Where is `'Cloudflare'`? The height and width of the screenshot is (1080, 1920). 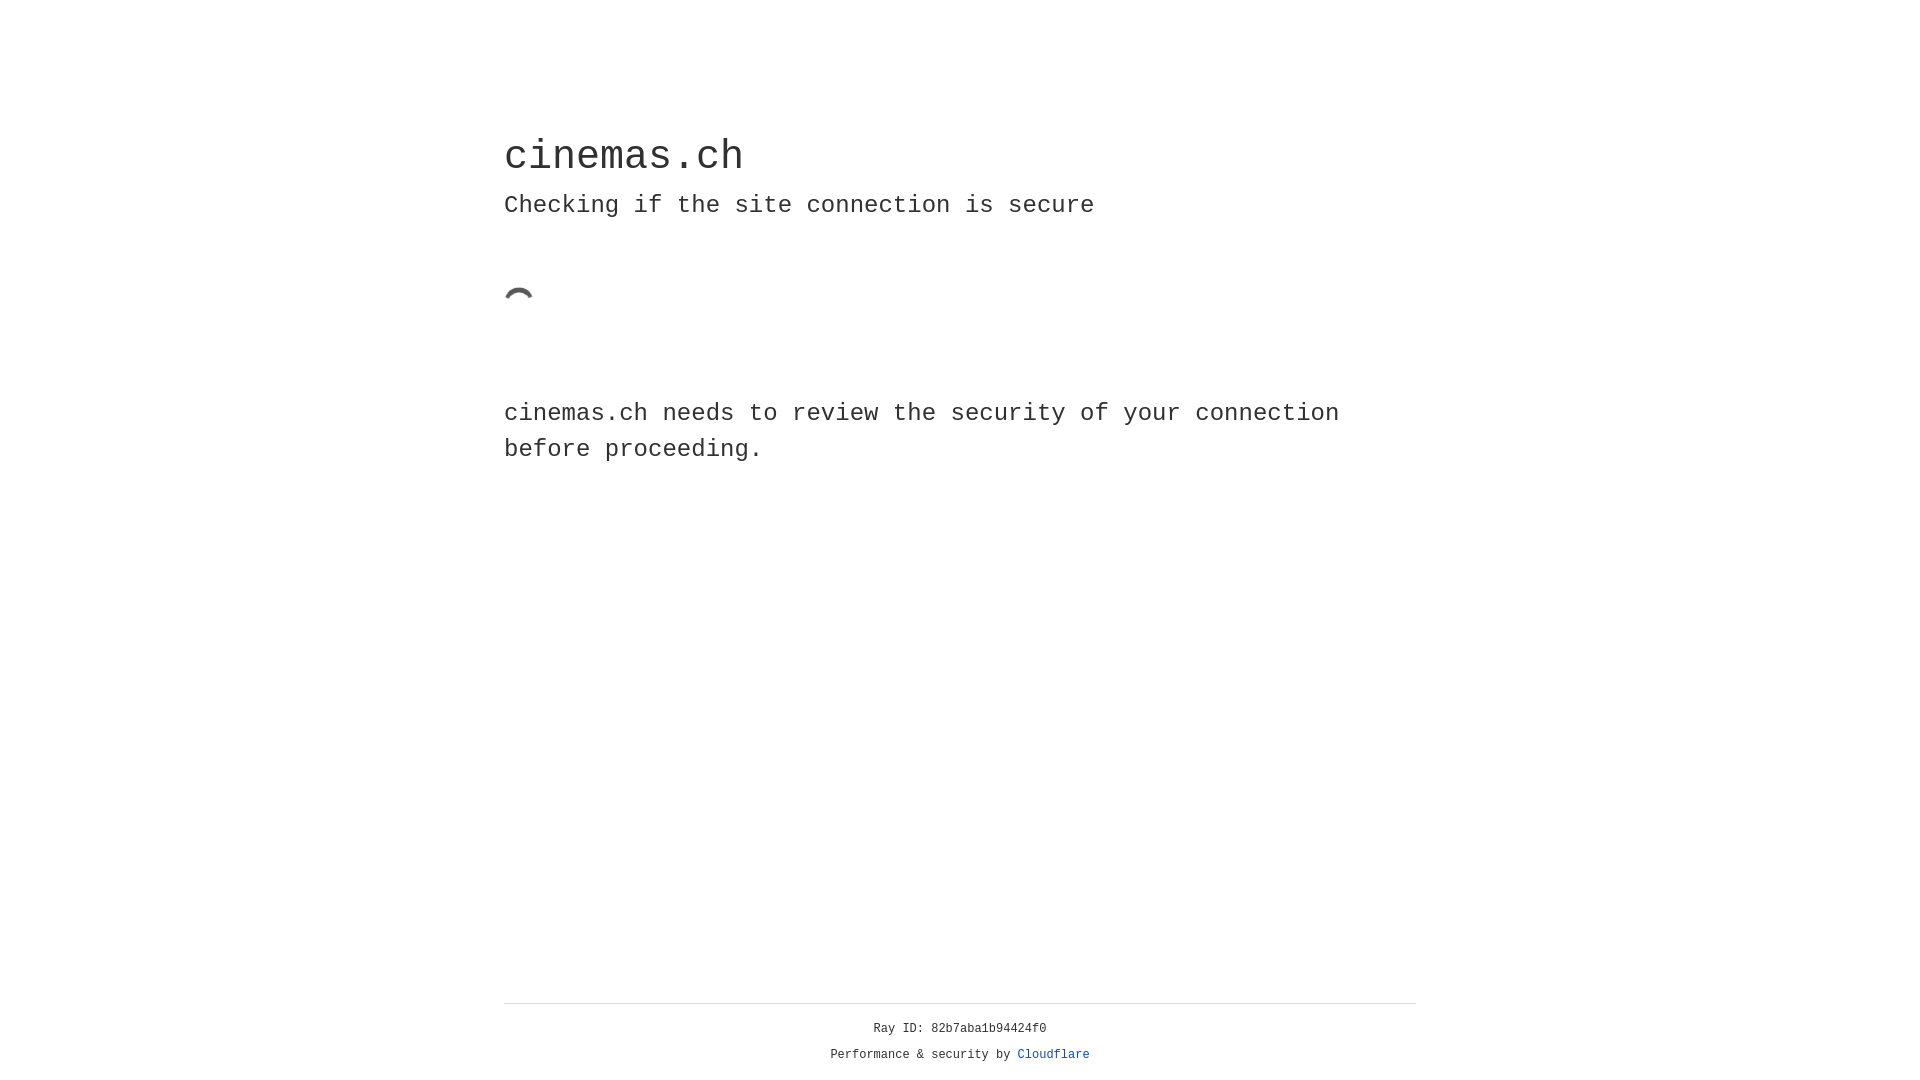 'Cloudflare' is located at coordinates (1053, 1054).